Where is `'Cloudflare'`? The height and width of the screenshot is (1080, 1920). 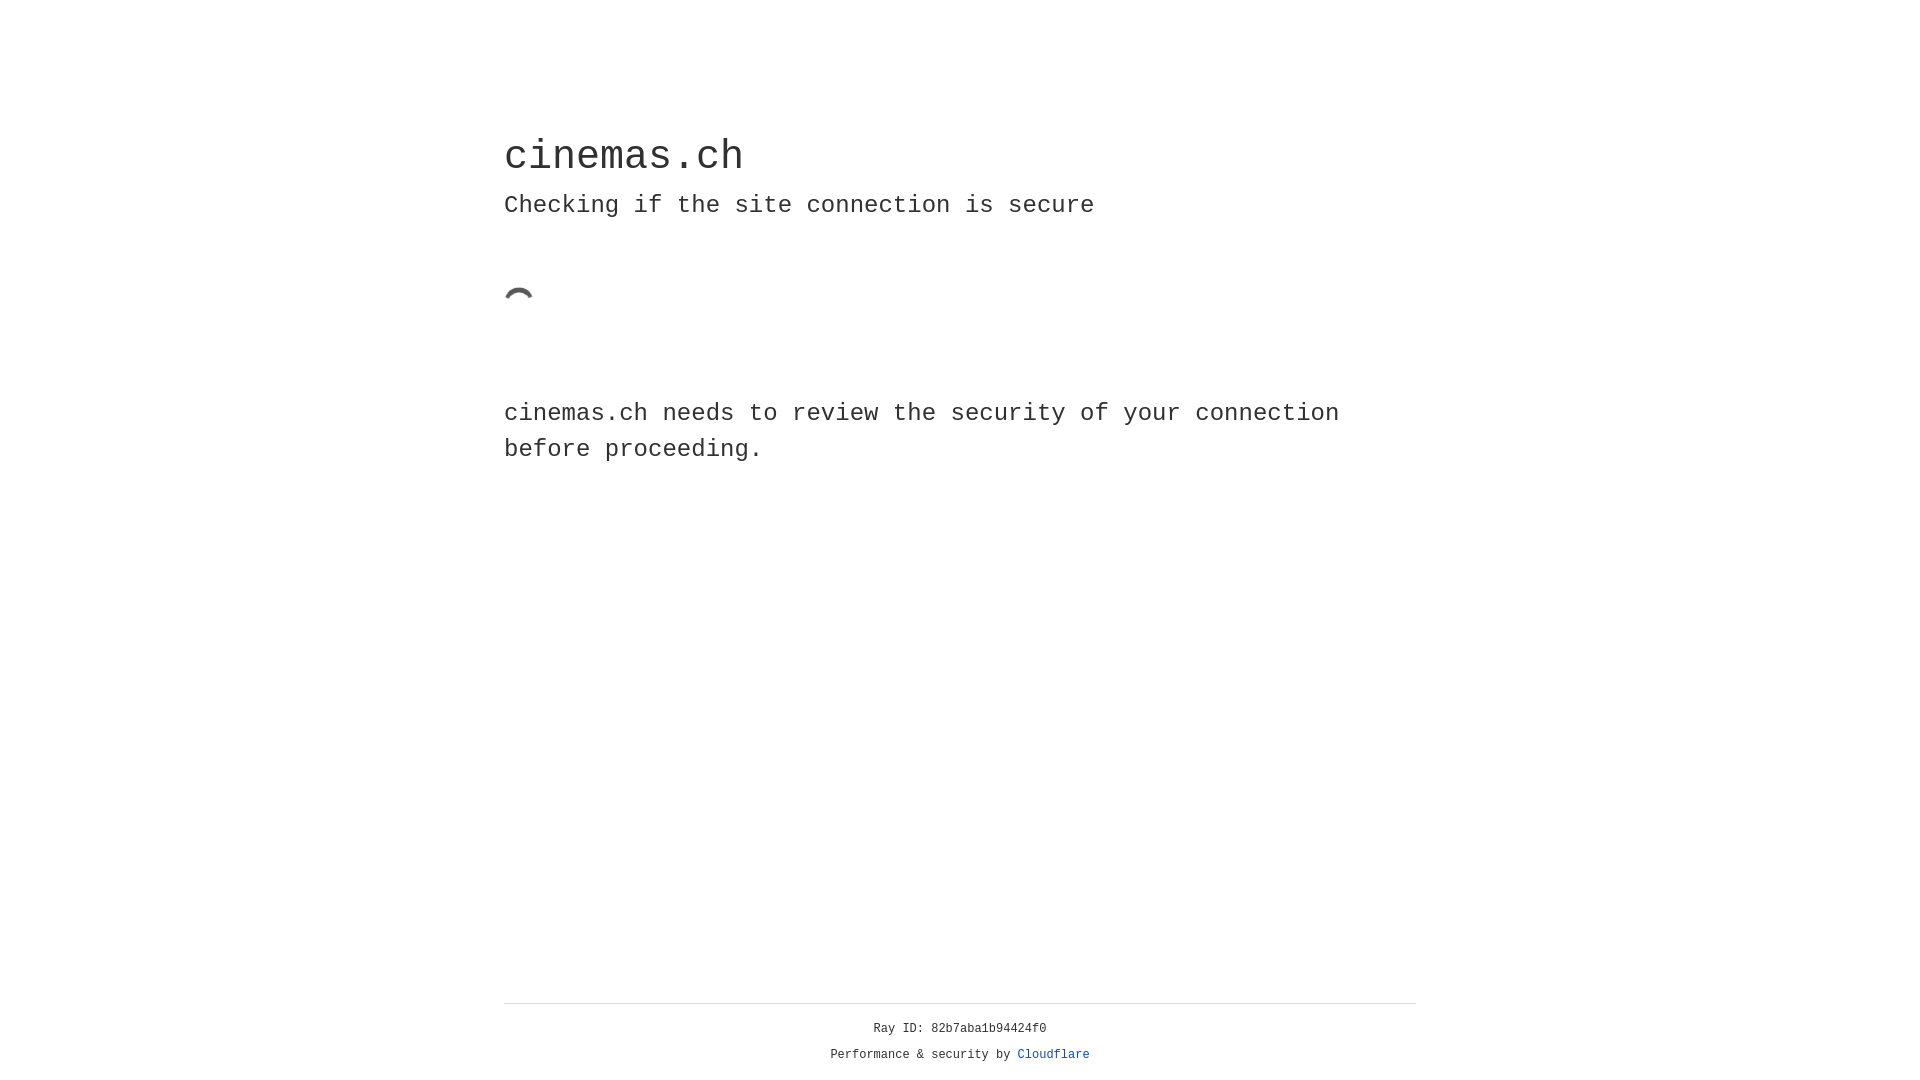 'Cloudflare' is located at coordinates (1053, 1054).